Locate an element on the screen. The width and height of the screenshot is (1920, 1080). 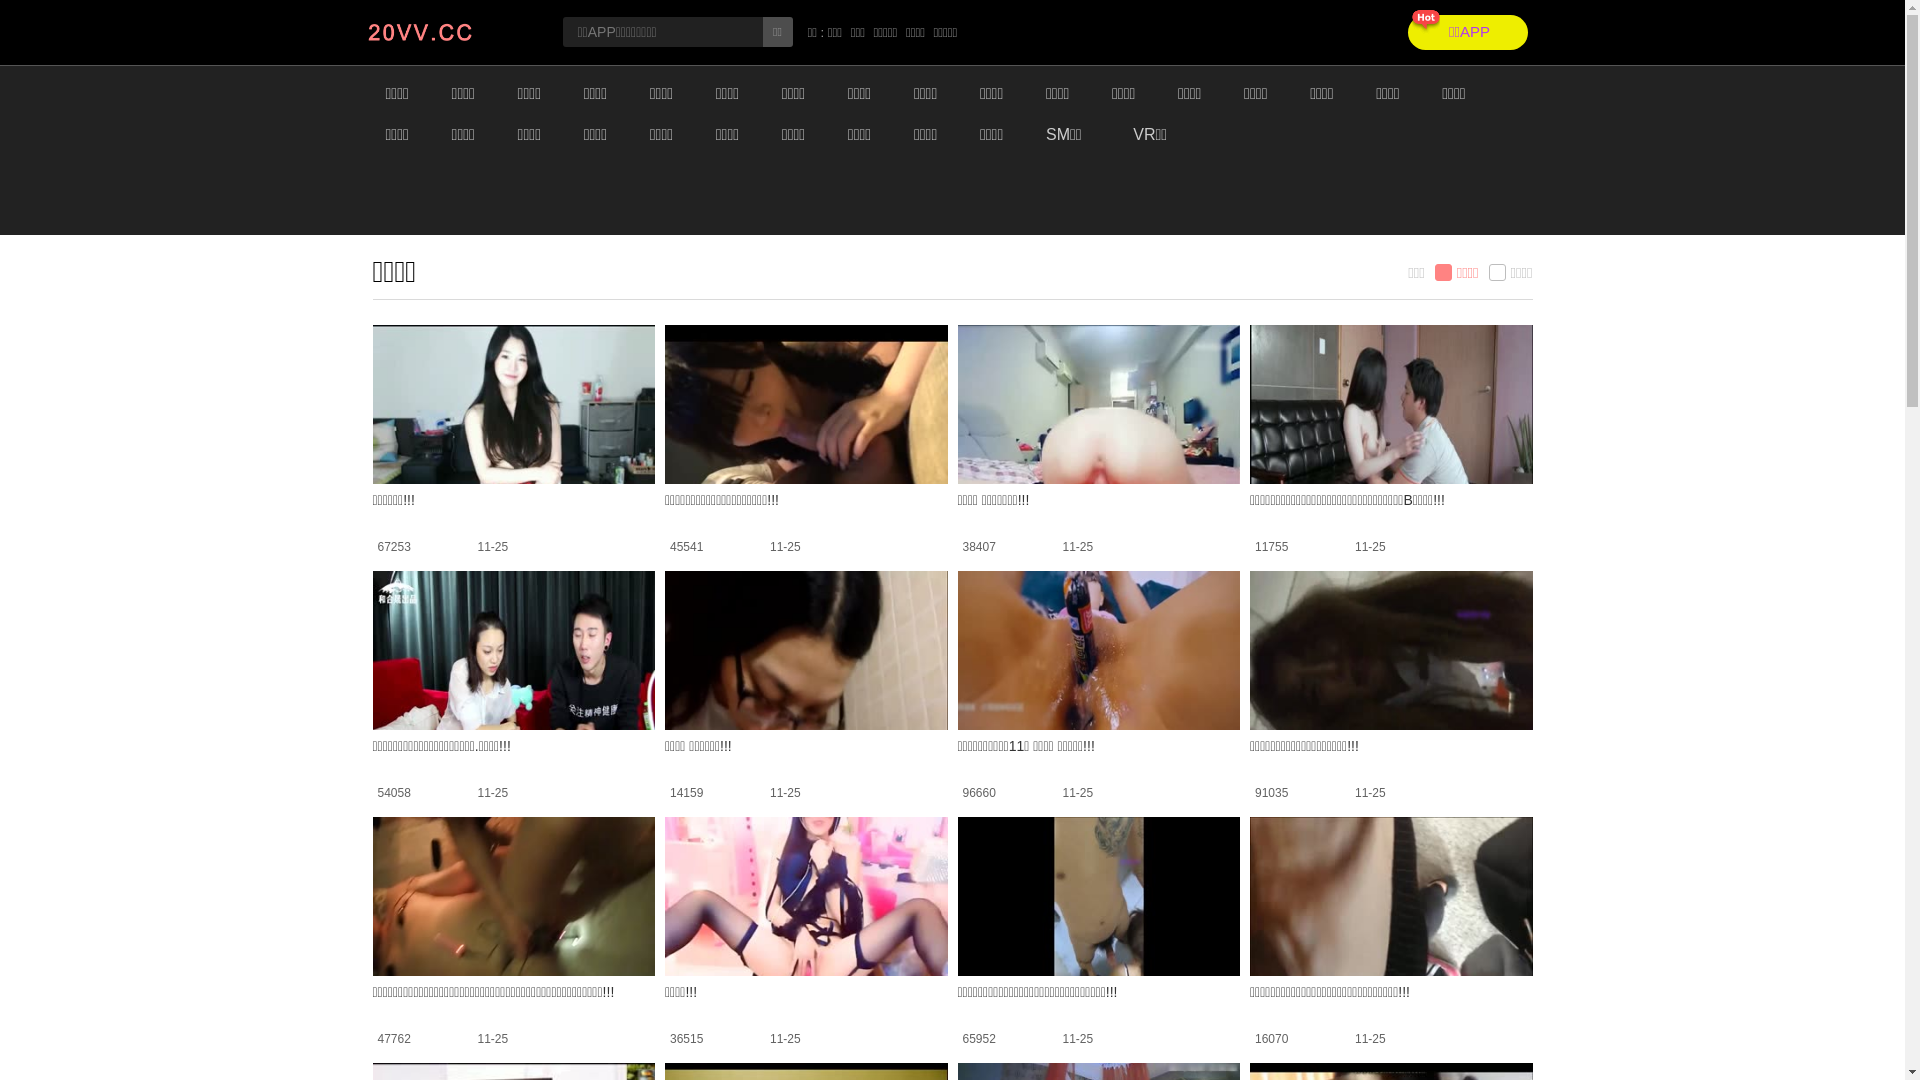
'static/images/logo.jpg' is located at coordinates (447, 32).